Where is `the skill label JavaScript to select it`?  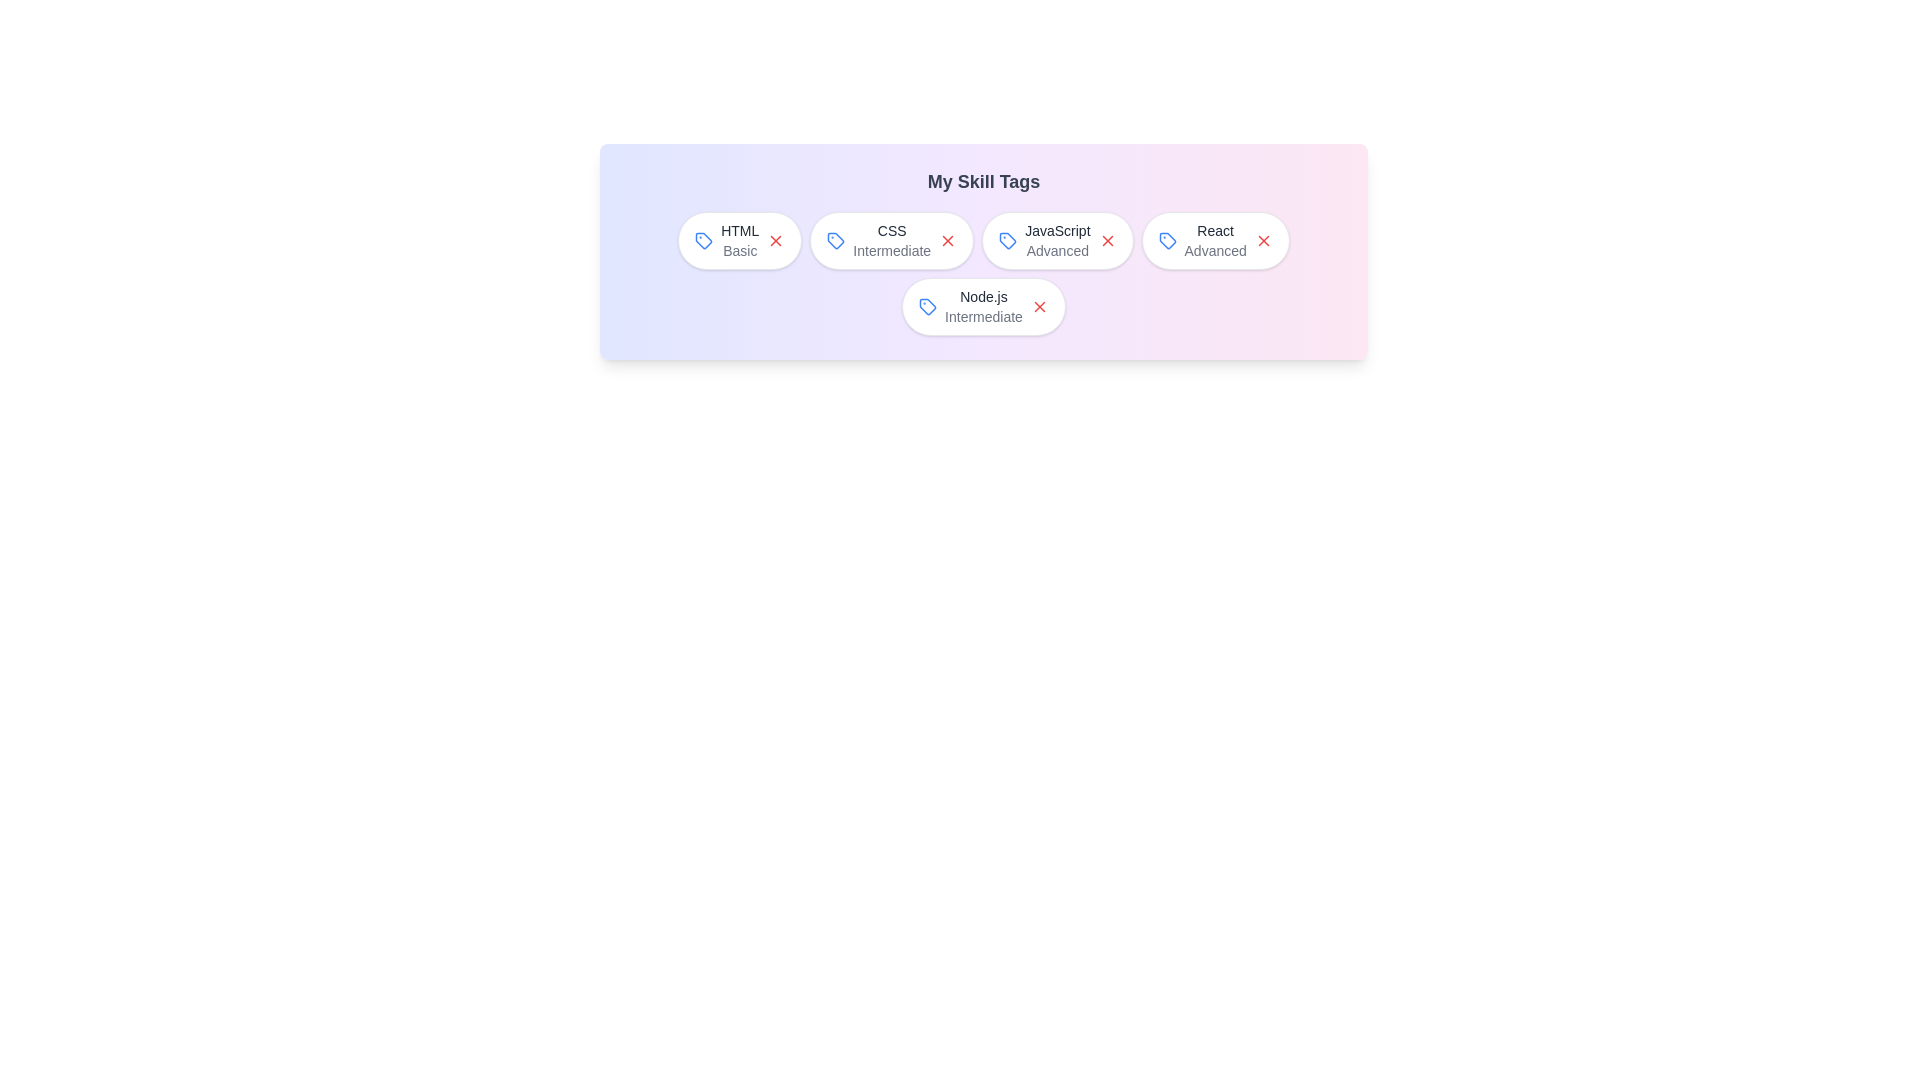 the skill label JavaScript to select it is located at coordinates (1055, 239).